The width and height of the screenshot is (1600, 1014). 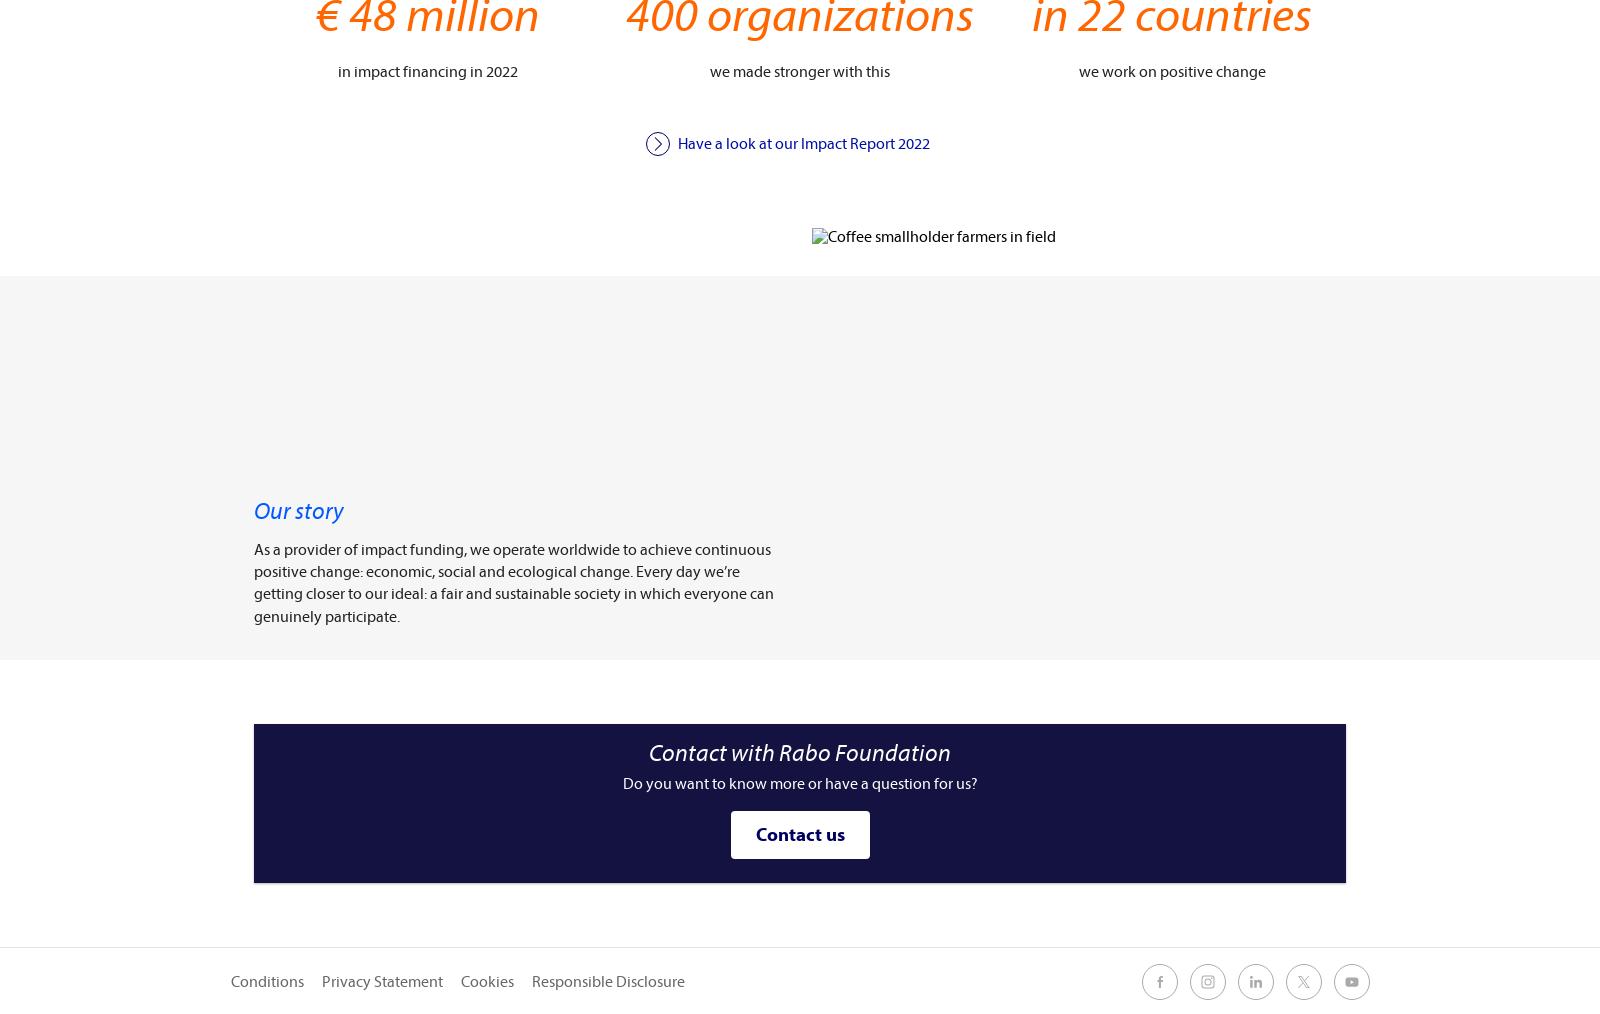 I want to click on 'Privacy Statement', so click(x=382, y=981).